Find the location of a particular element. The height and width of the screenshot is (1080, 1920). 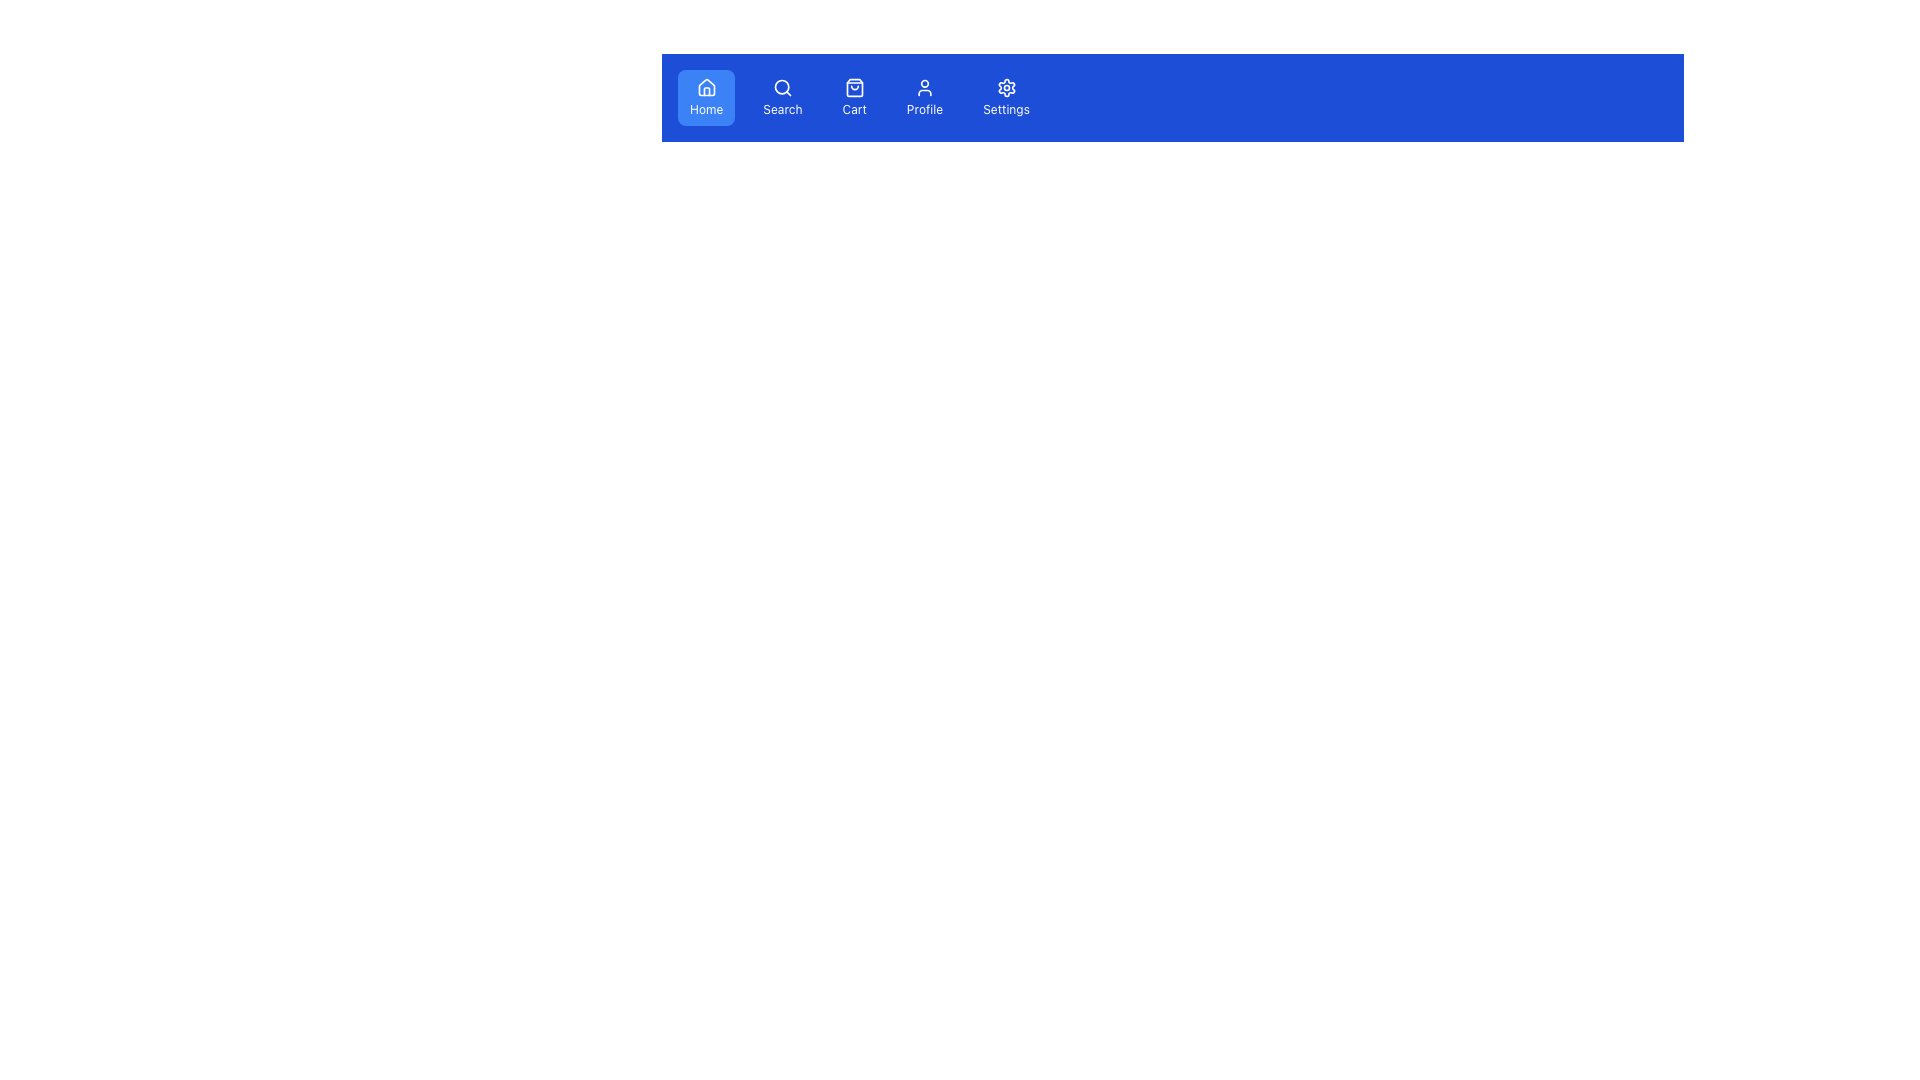

the 'Settings' text label, which is displayed in small white font on a blue background and is located below a gear icon in the horizontal navigation bar as the fifth item from the left is located at coordinates (1006, 110).